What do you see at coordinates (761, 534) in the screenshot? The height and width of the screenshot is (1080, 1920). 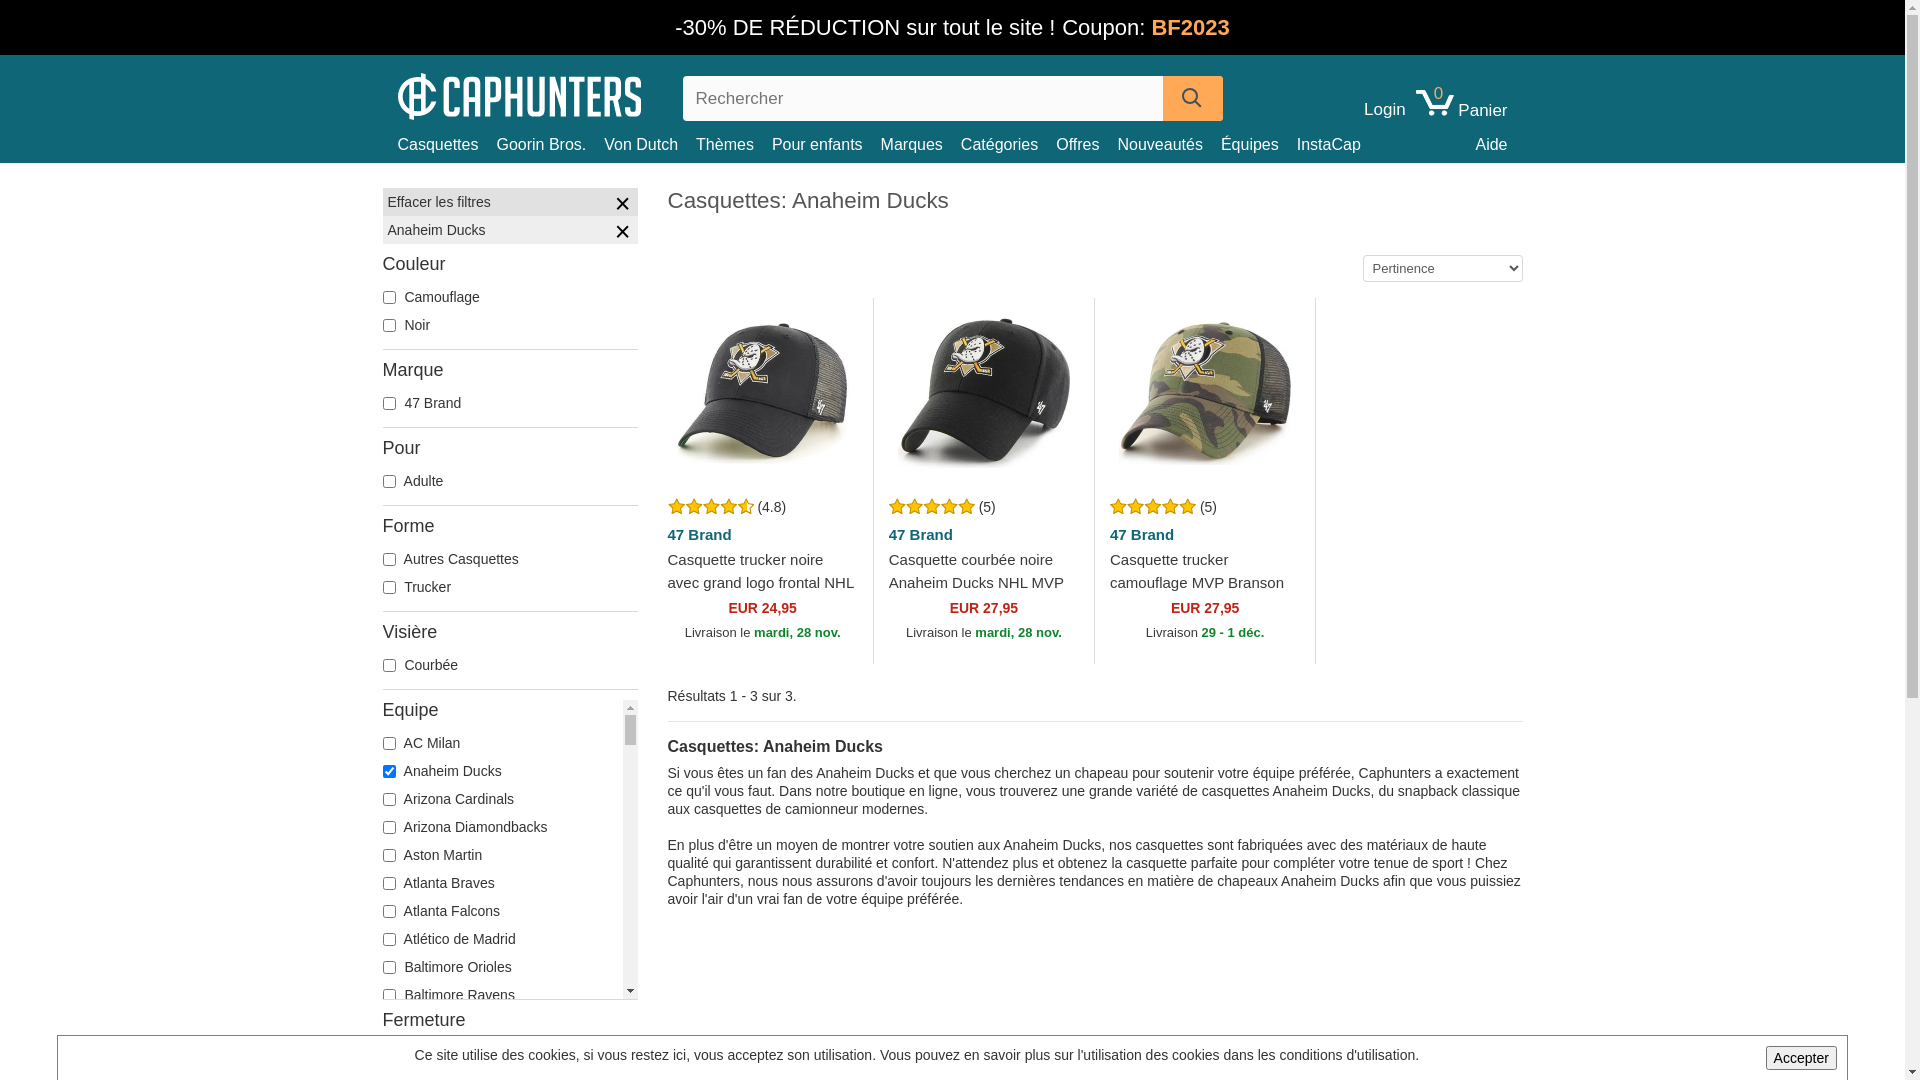 I see `'47 Brand'` at bounding box center [761, 534].